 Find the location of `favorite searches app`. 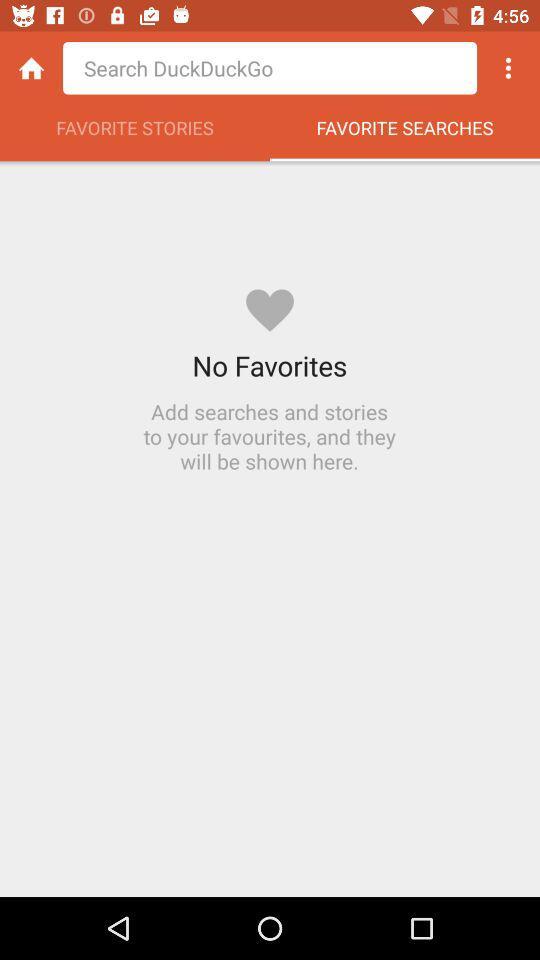

favorite searches app is located at coordinates (405, 132).